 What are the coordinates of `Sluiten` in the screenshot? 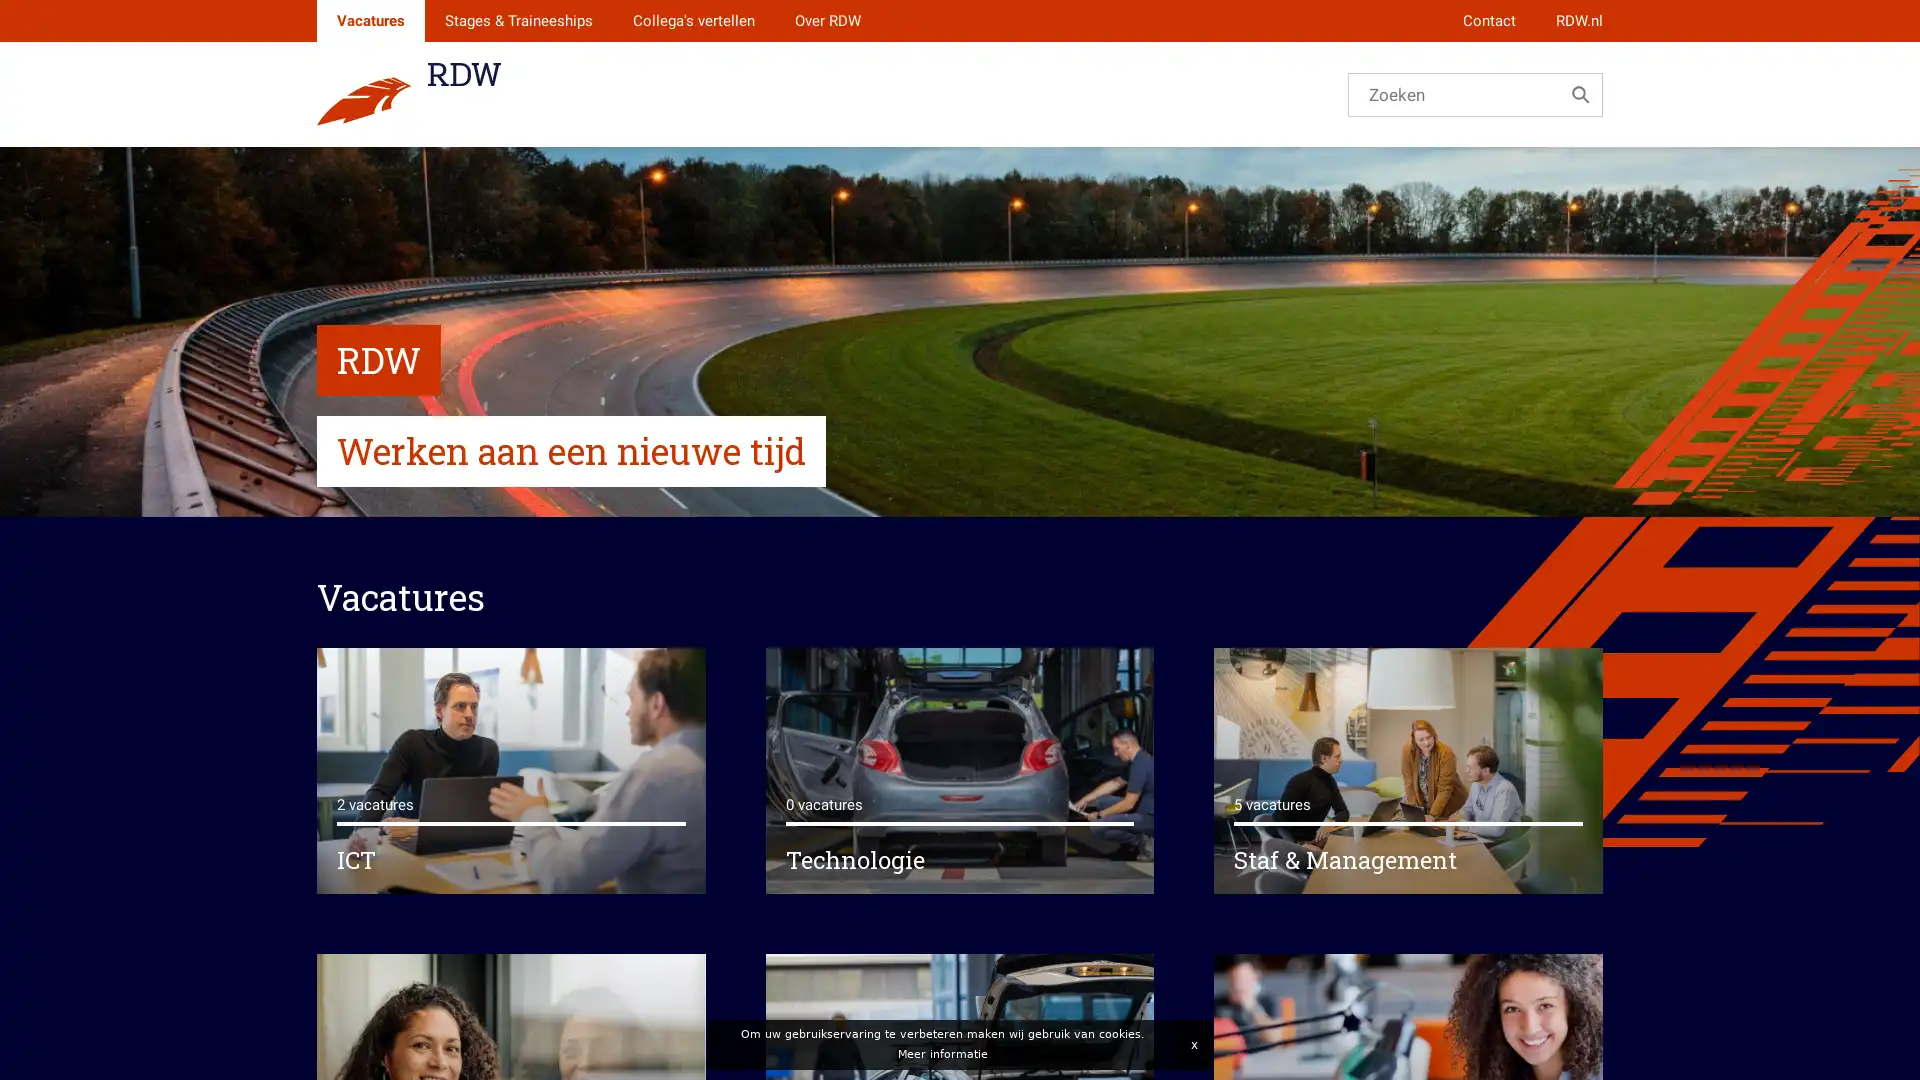 It's located at (1193, 1044).